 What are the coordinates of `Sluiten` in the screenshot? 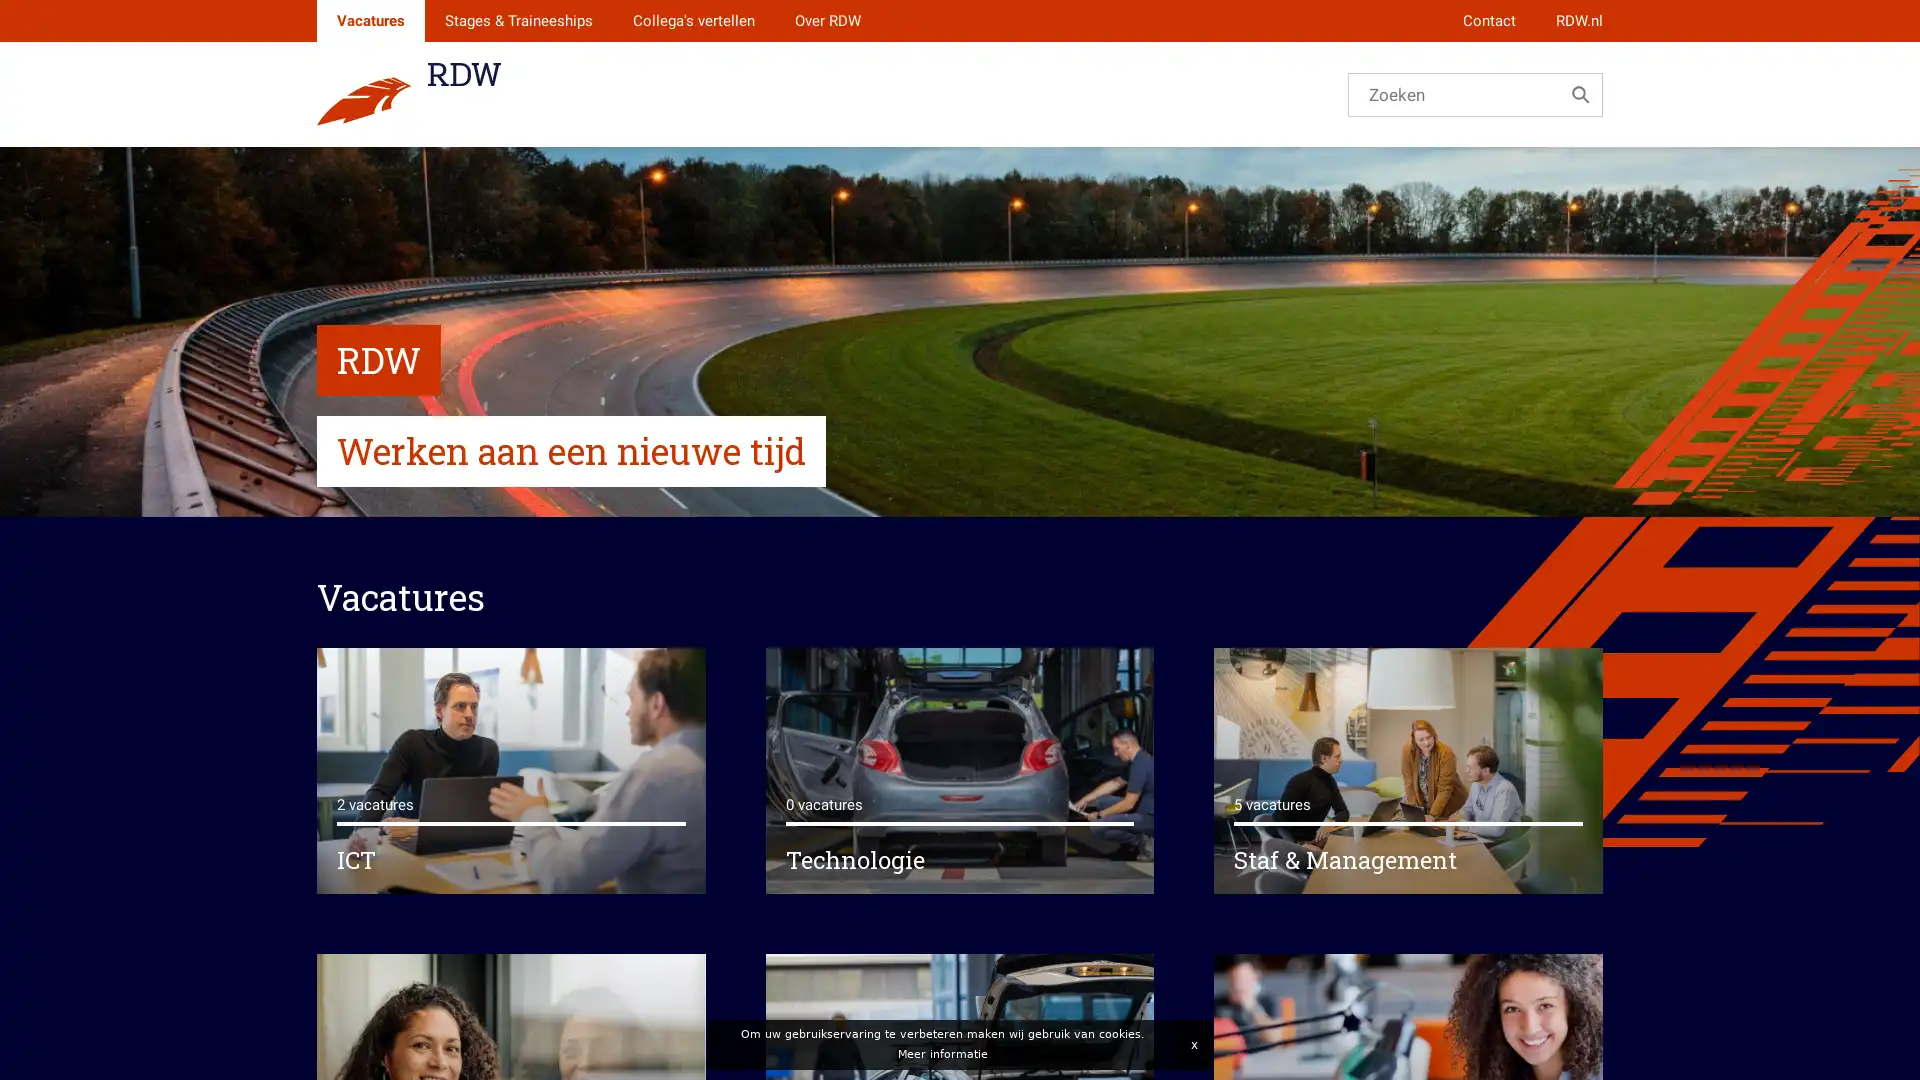 It's located at (1193, 1044).